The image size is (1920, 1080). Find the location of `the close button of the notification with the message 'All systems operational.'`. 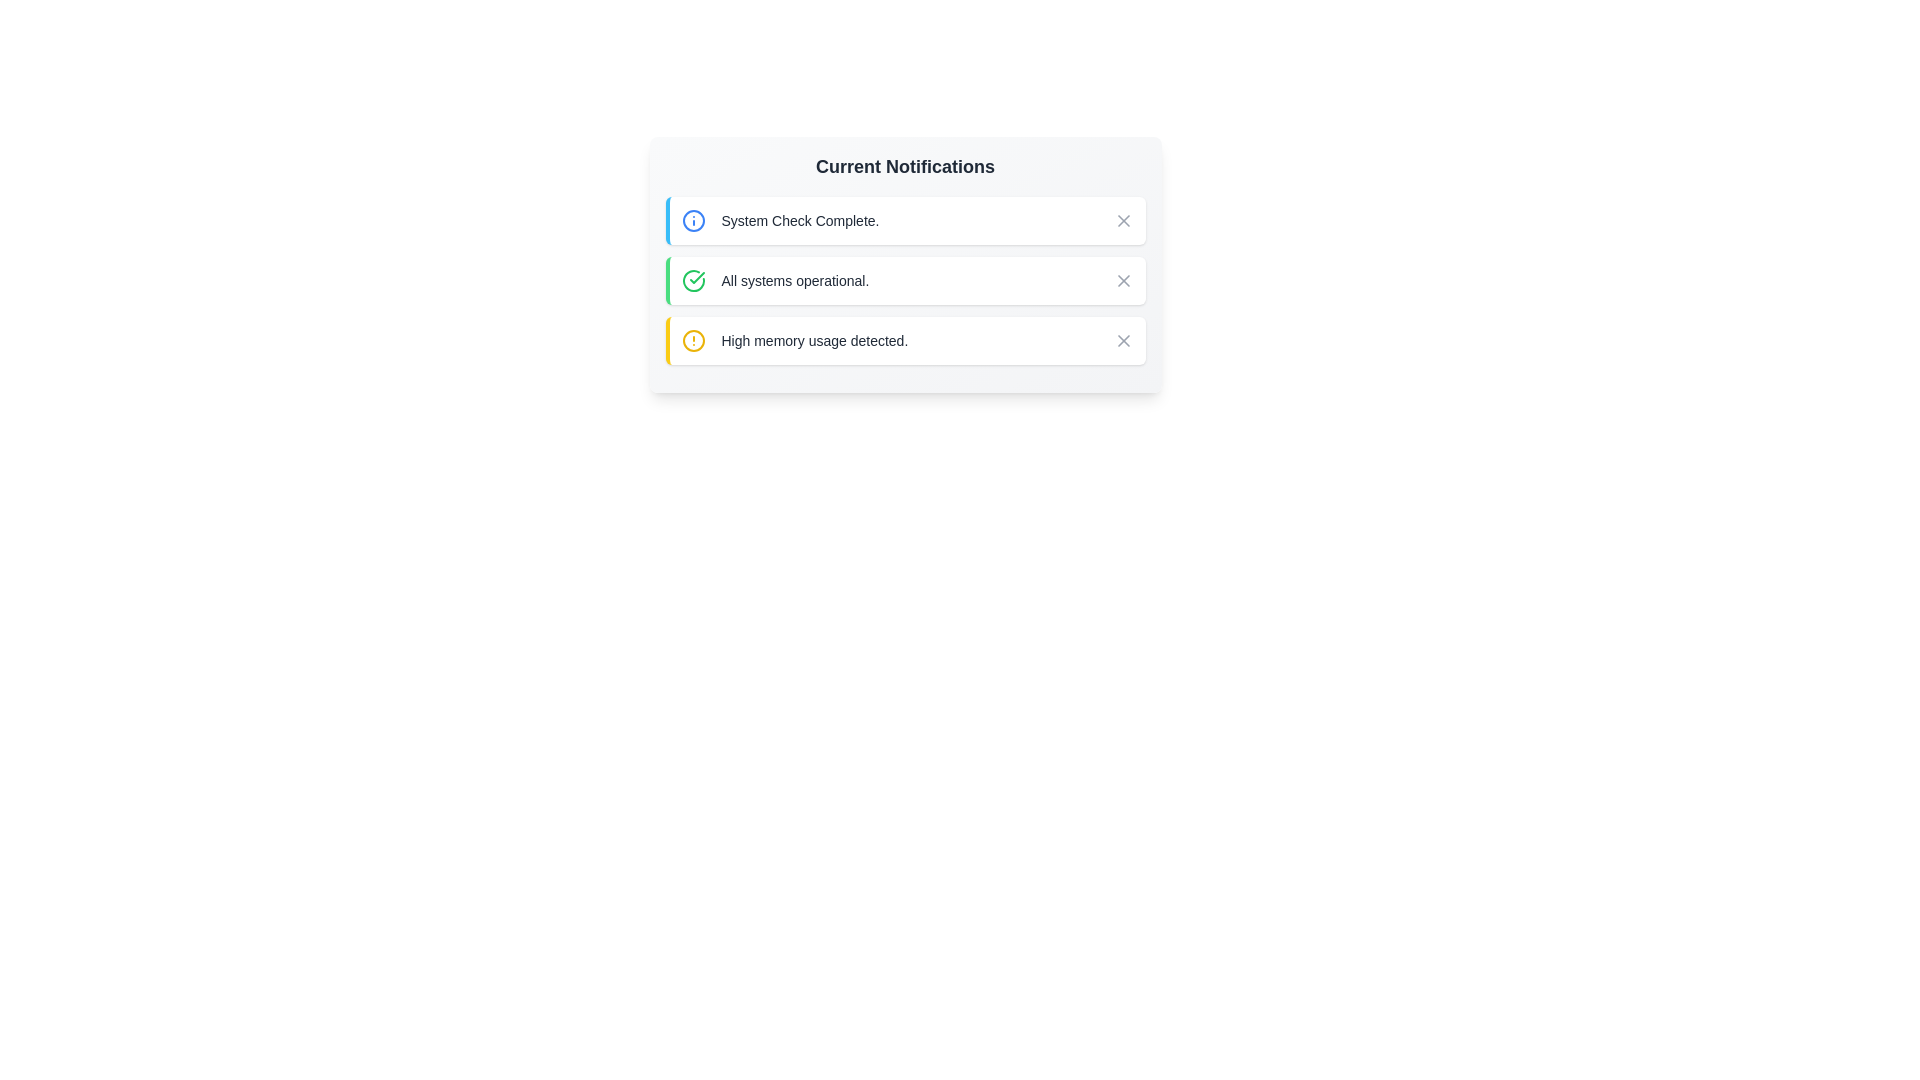

the close button of the notification with the message 'All systems operational.' is located at coordinates (1123, 281).